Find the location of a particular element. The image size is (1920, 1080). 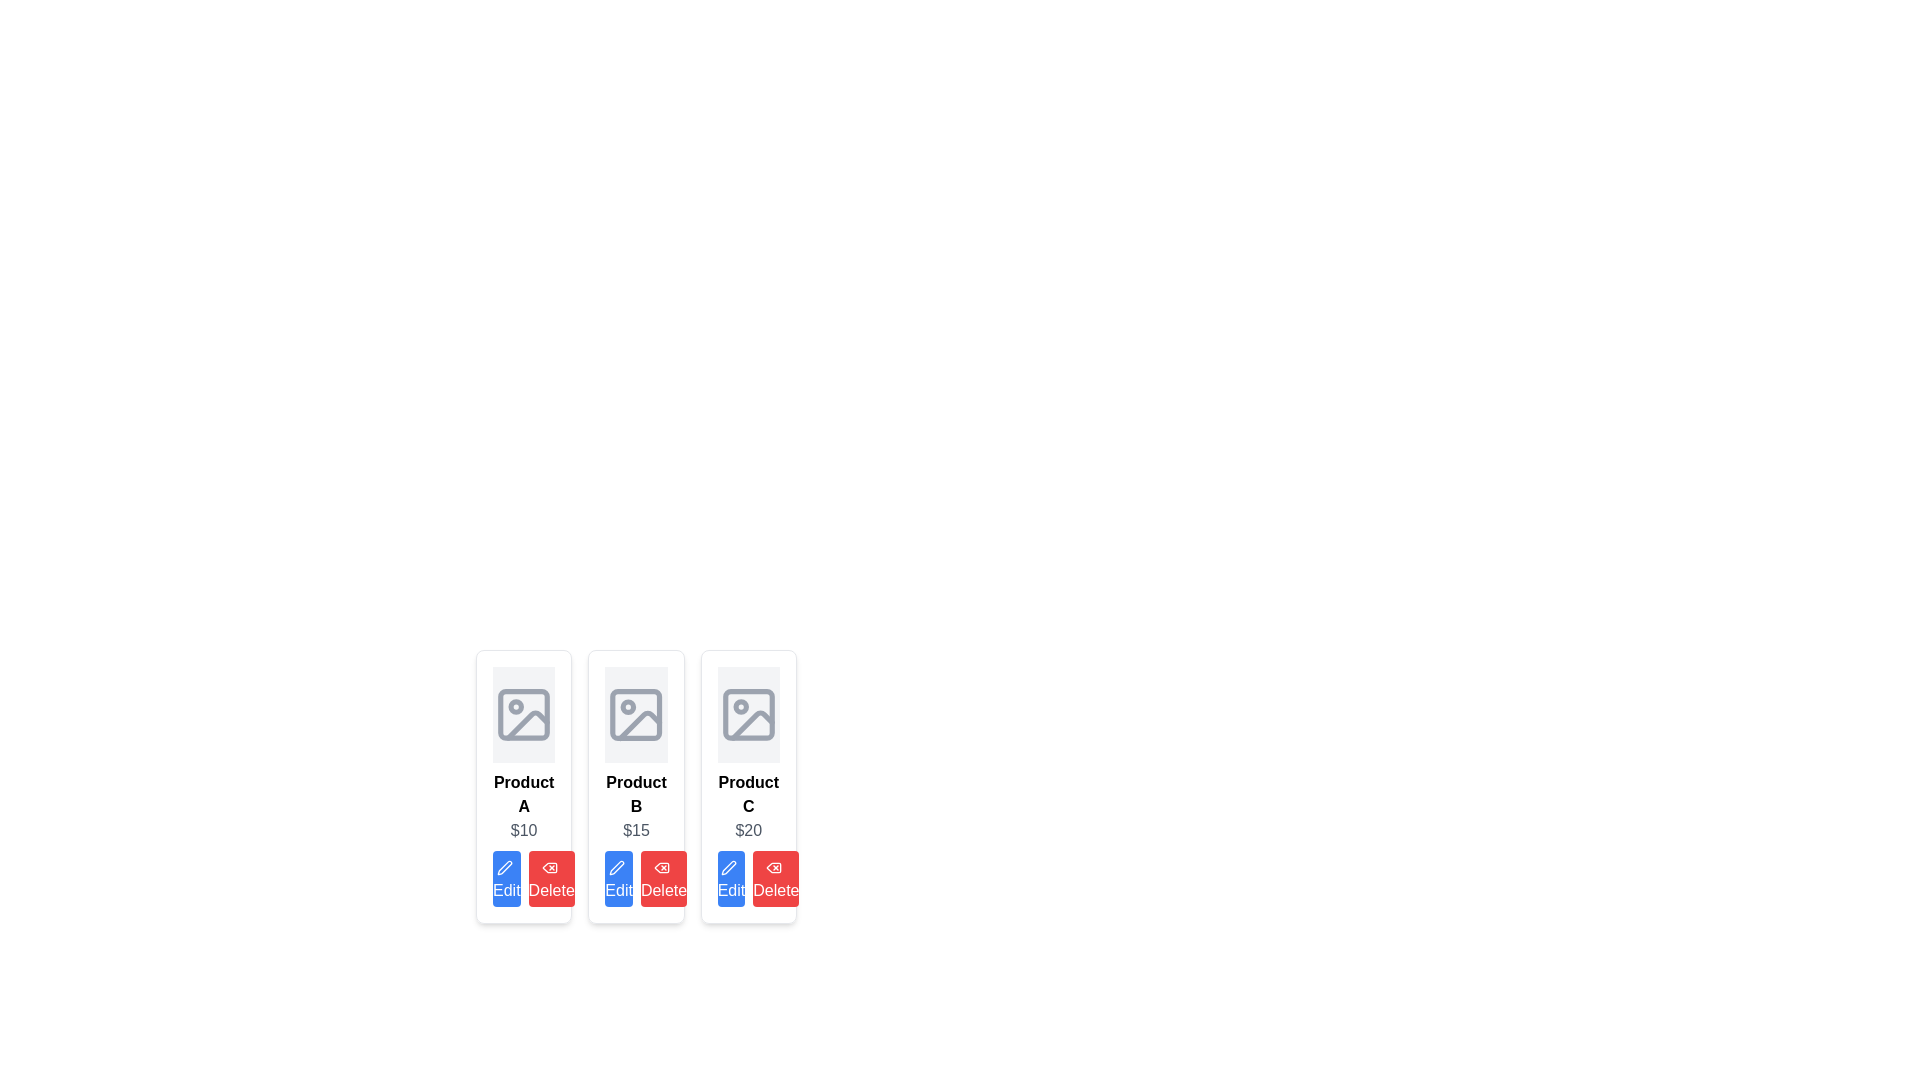

the Decorative Icon located in the upper left quadrant of the image placeholder, which indicates additional information or a status is located at coordinates (516, 706).